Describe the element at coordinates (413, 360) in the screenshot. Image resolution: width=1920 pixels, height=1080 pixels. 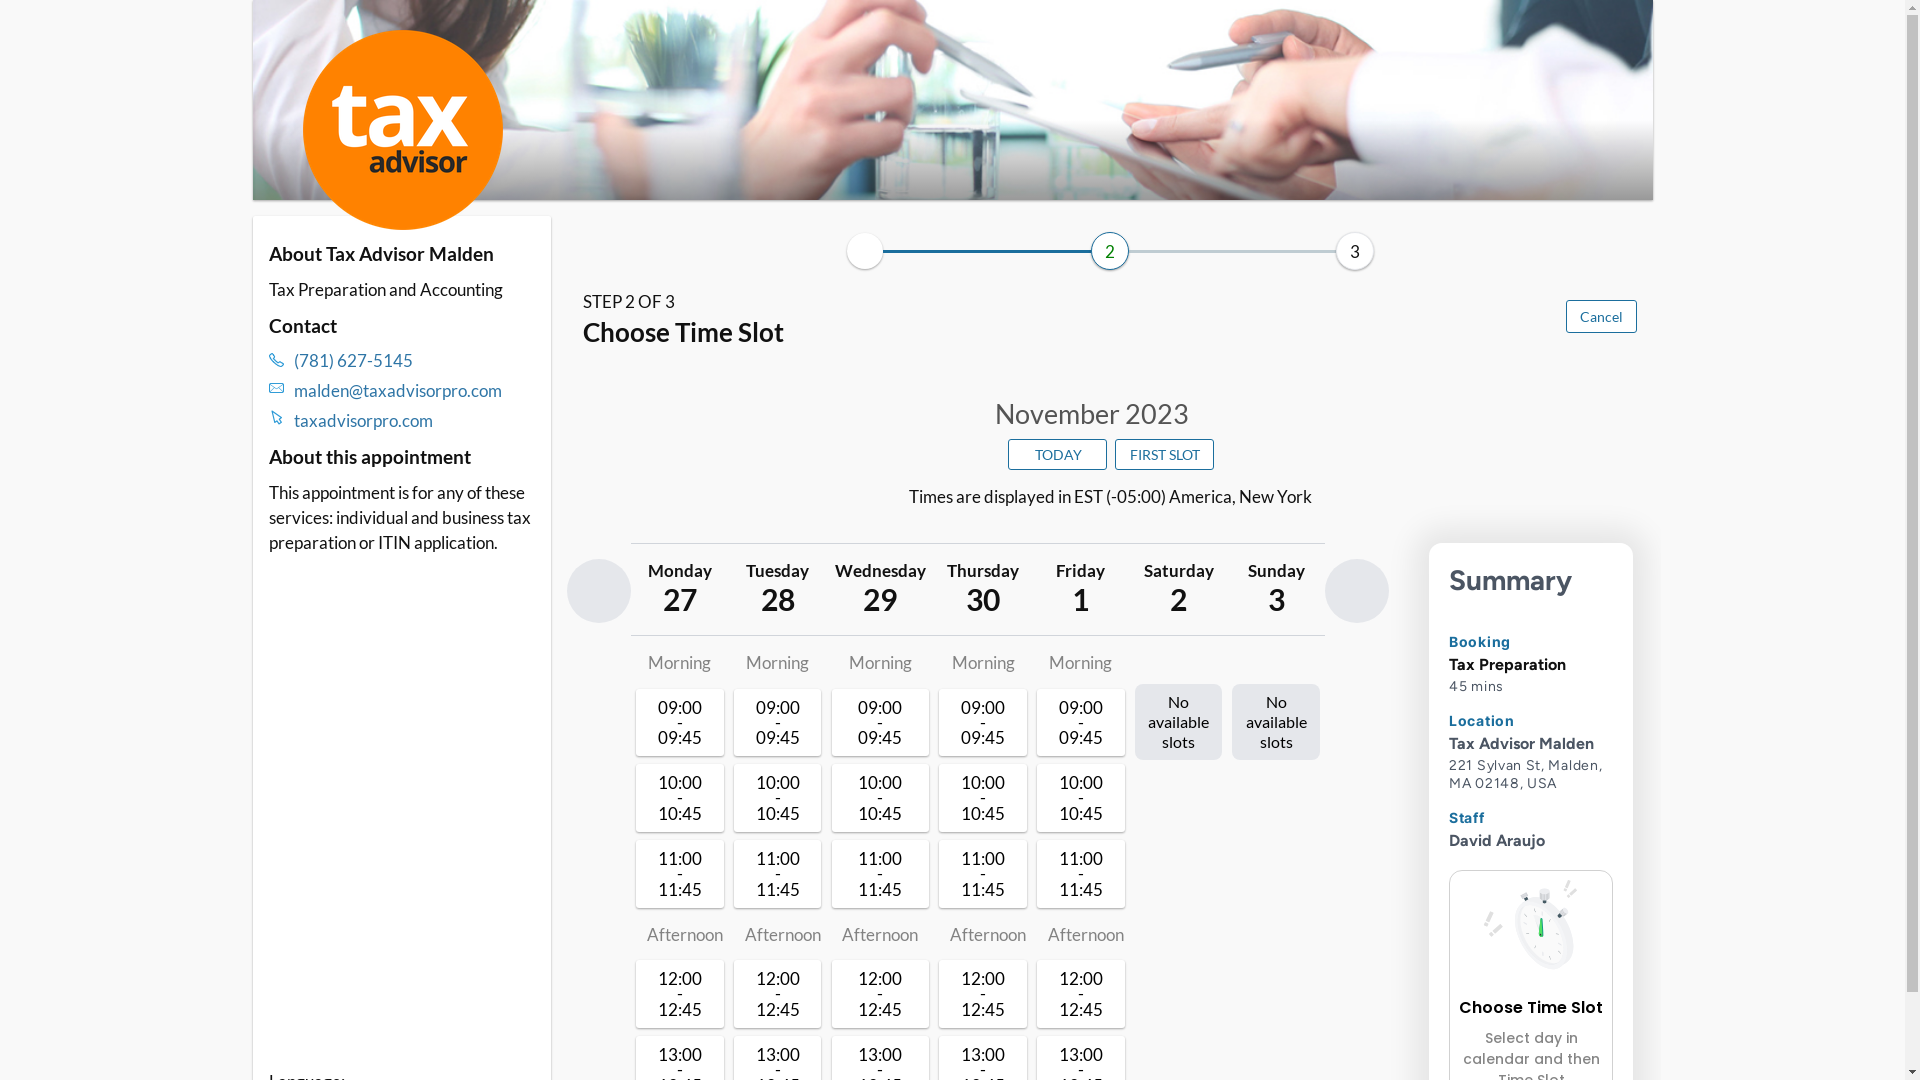
I see `'(781) 627-5145'` at that location.